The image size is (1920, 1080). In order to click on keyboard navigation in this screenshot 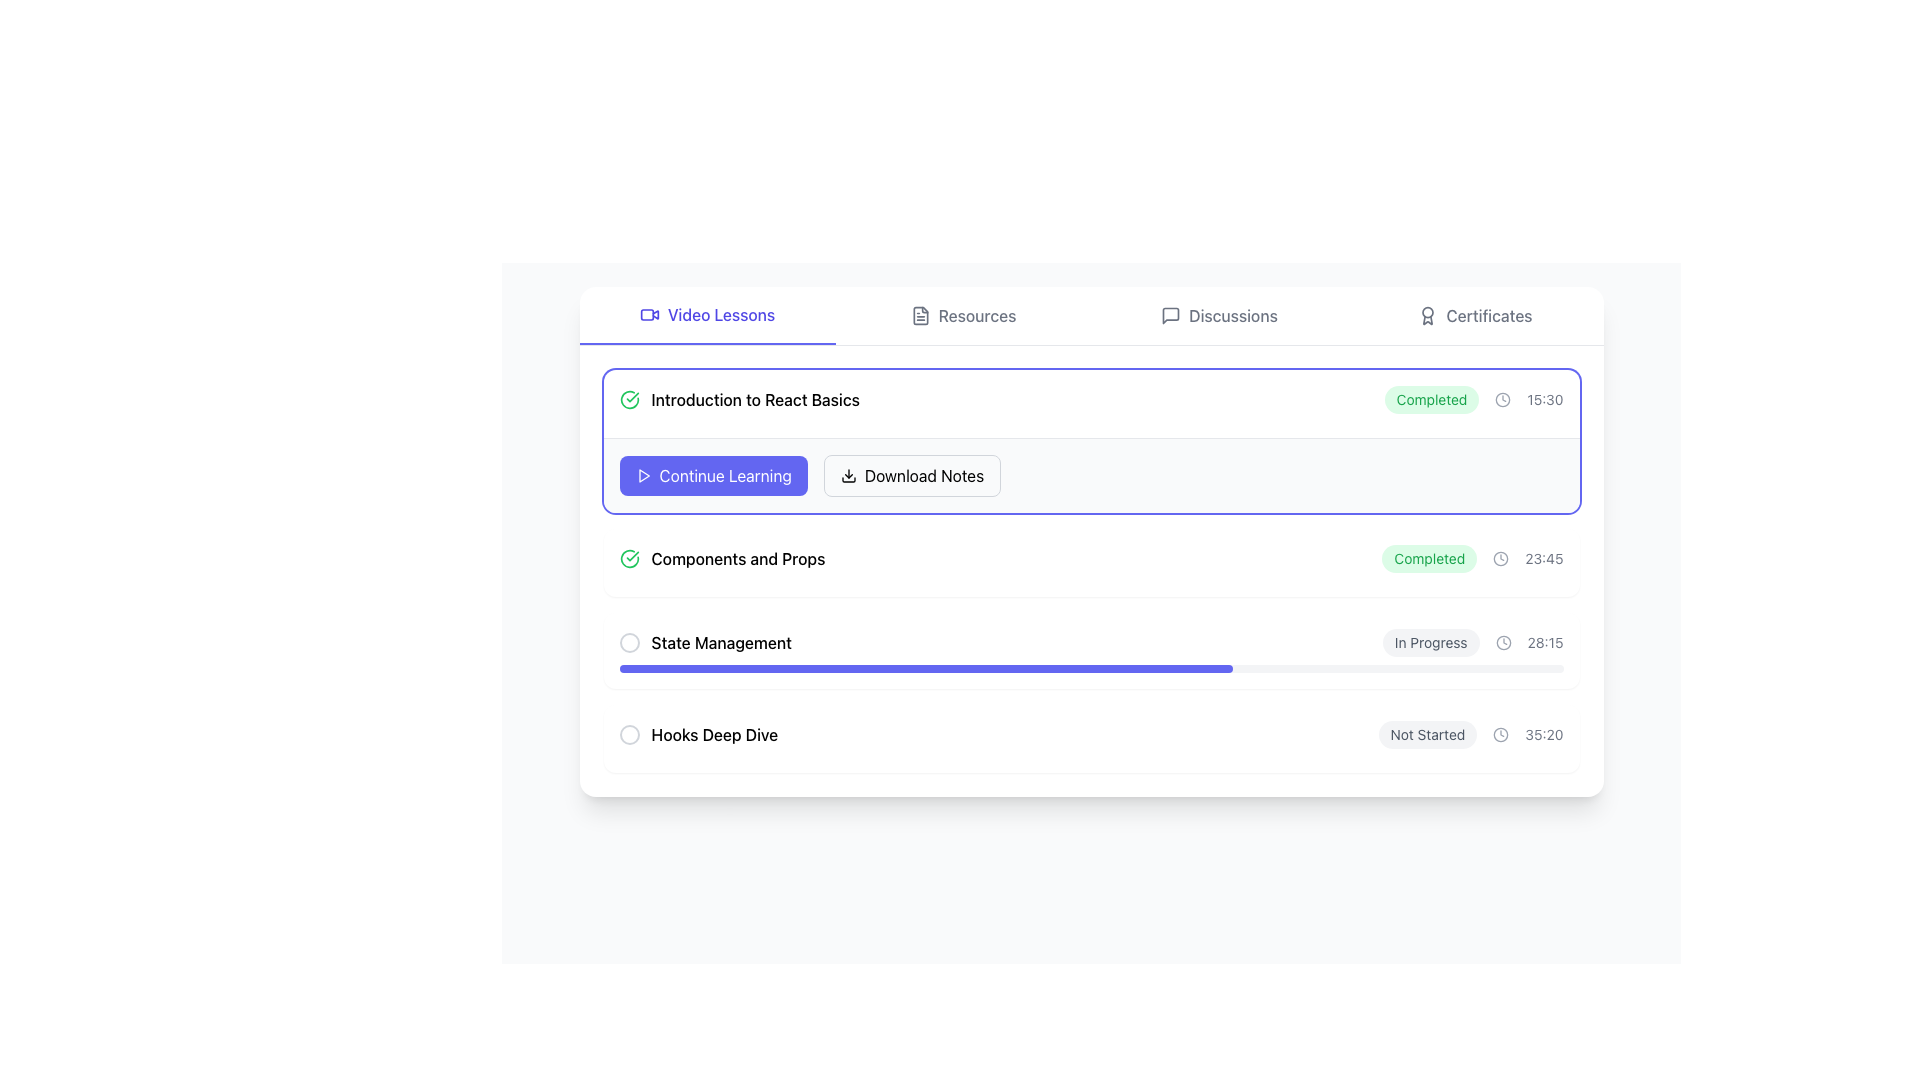, I will do `click(1090, 400)`.